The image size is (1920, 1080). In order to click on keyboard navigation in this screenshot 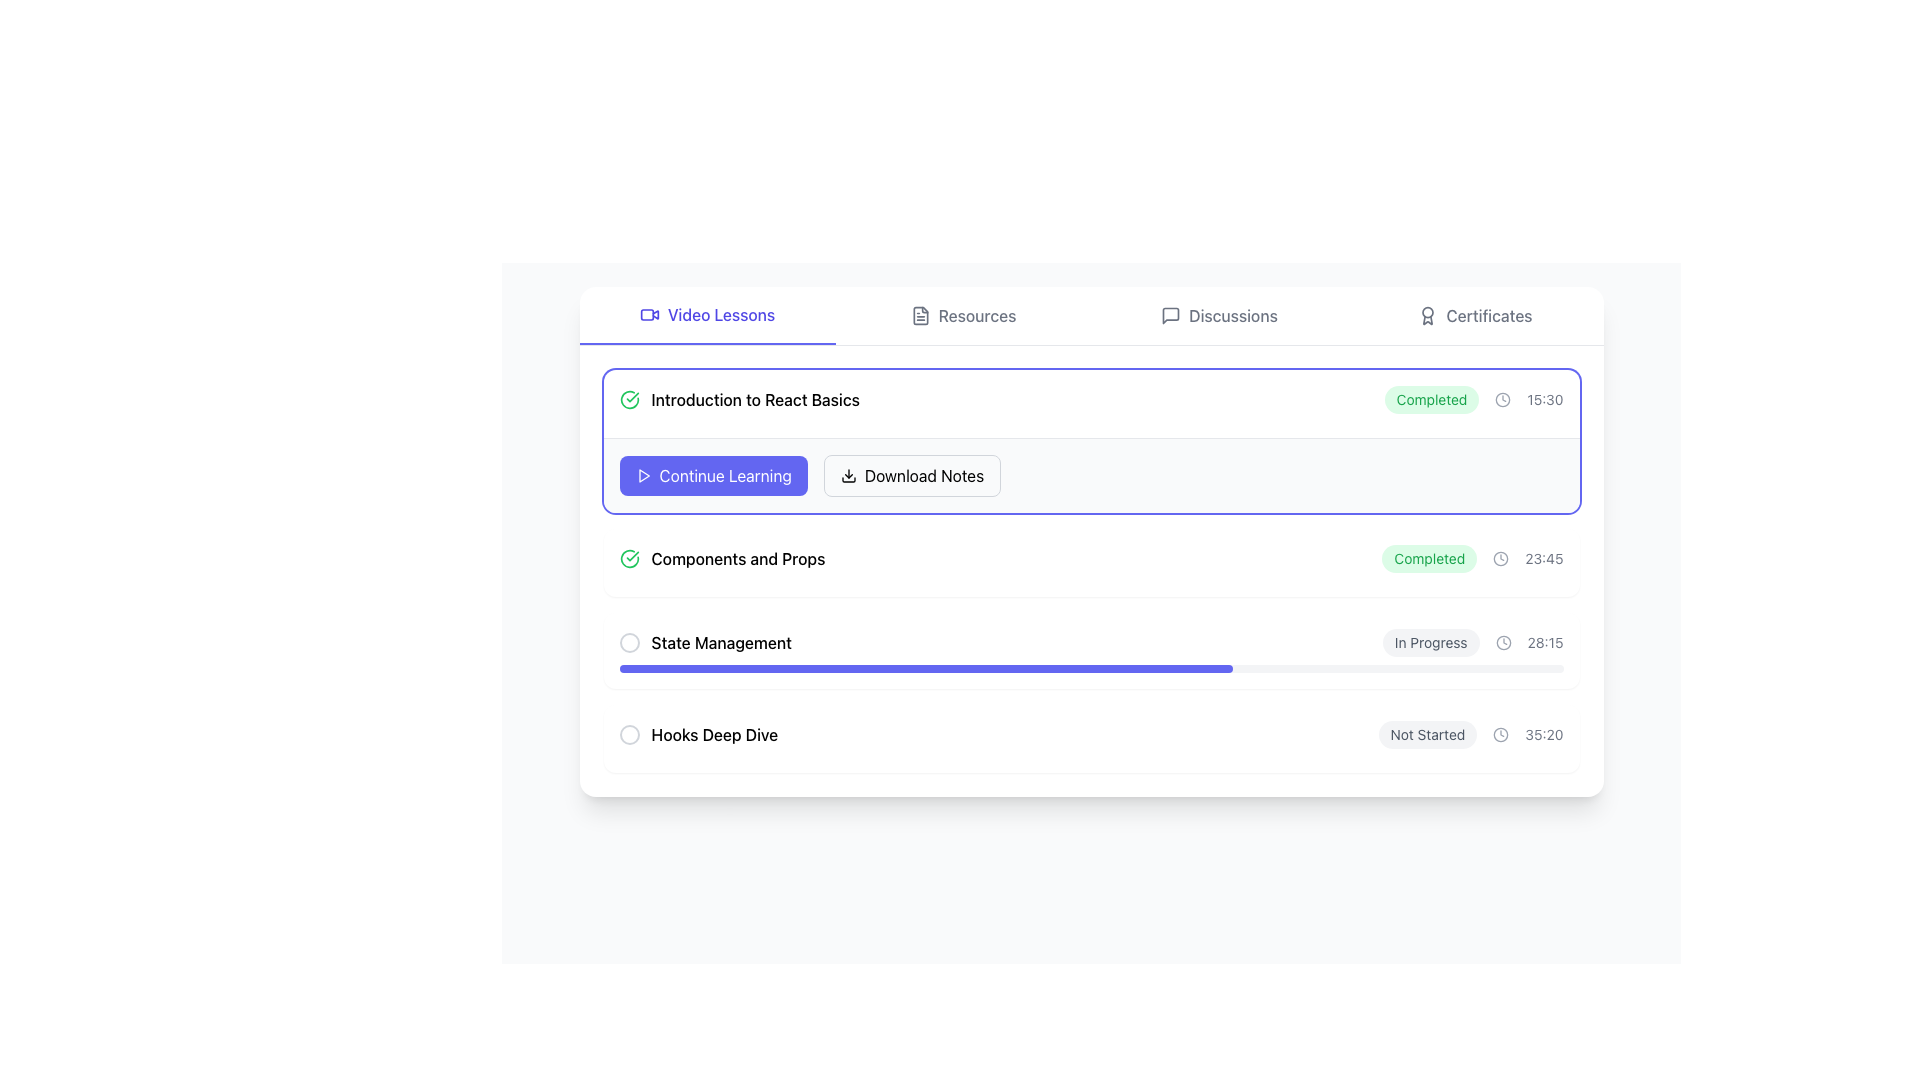, I will do `click(1090, 400)`.